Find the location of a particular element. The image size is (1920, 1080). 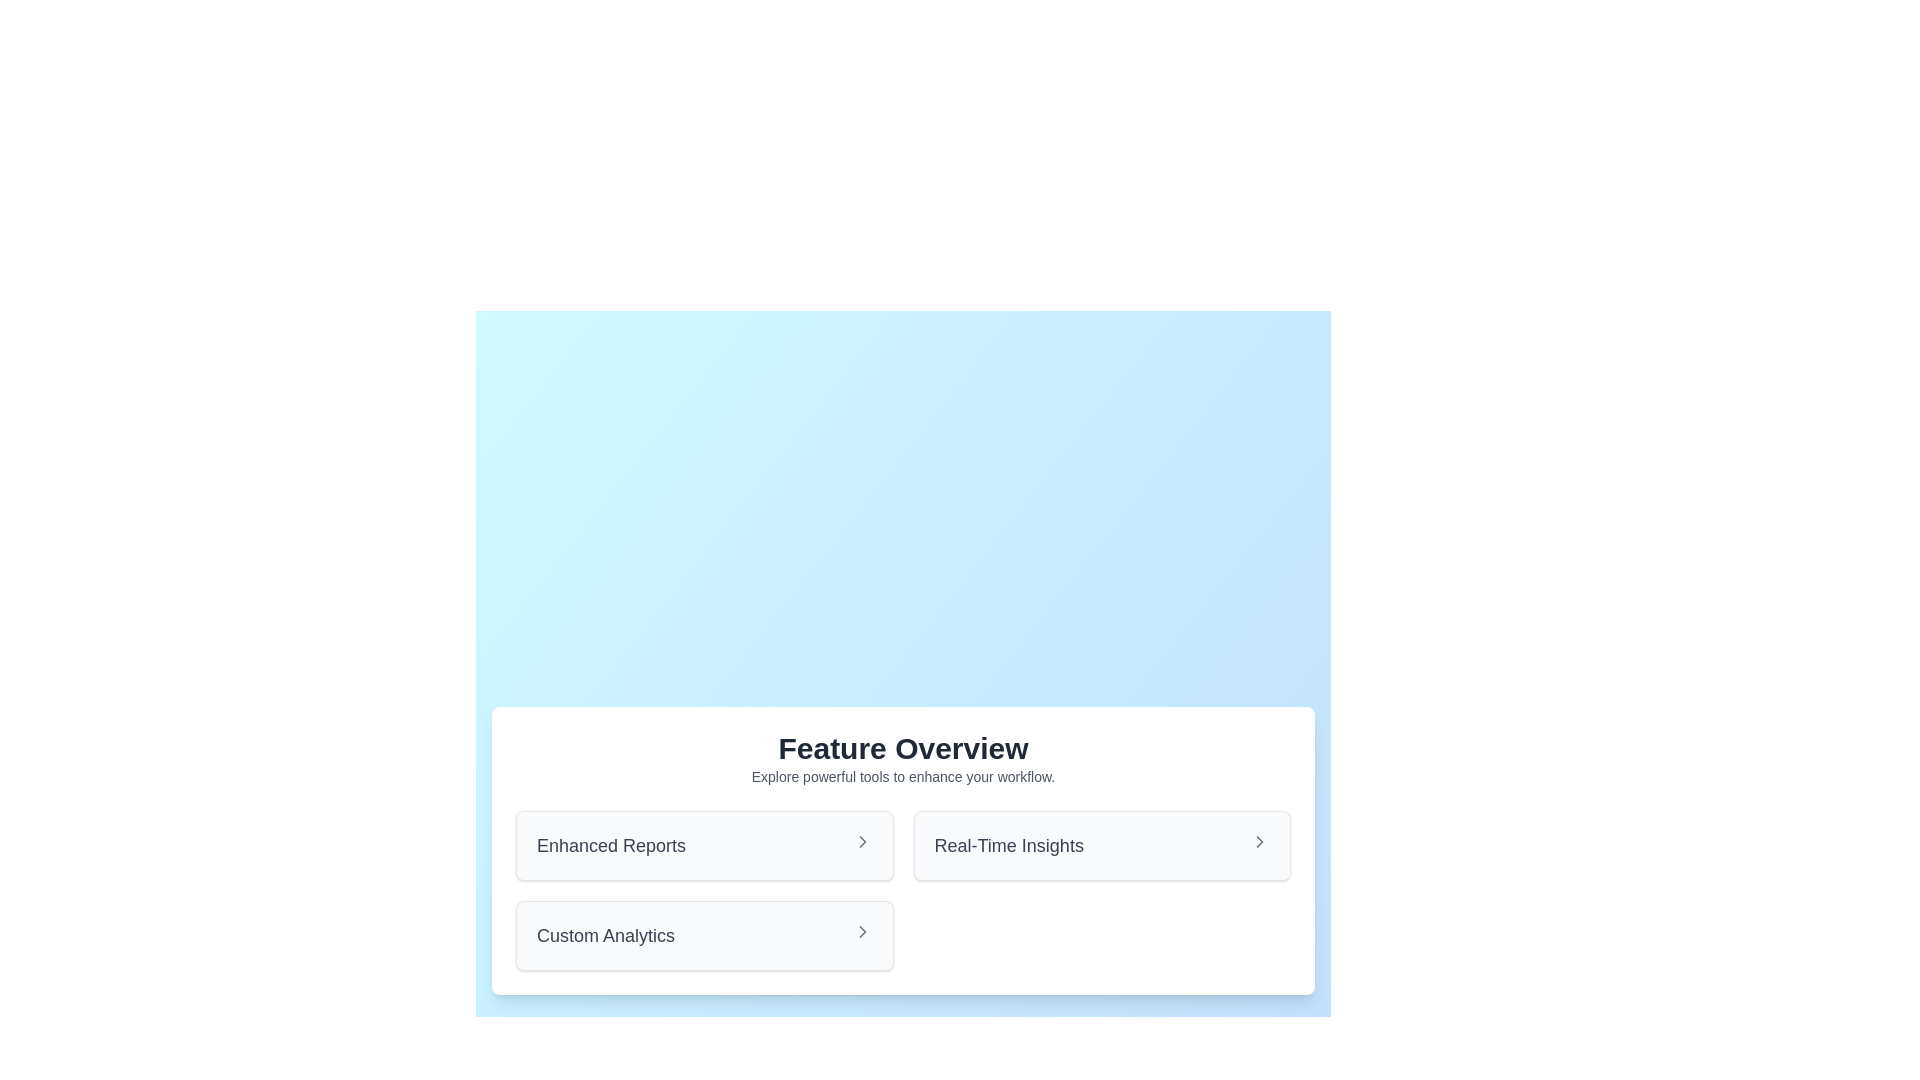

the right-pointing chevron icon (SVG) located to the right of 'Custom Analytics' is located at coordinates (862, 932).